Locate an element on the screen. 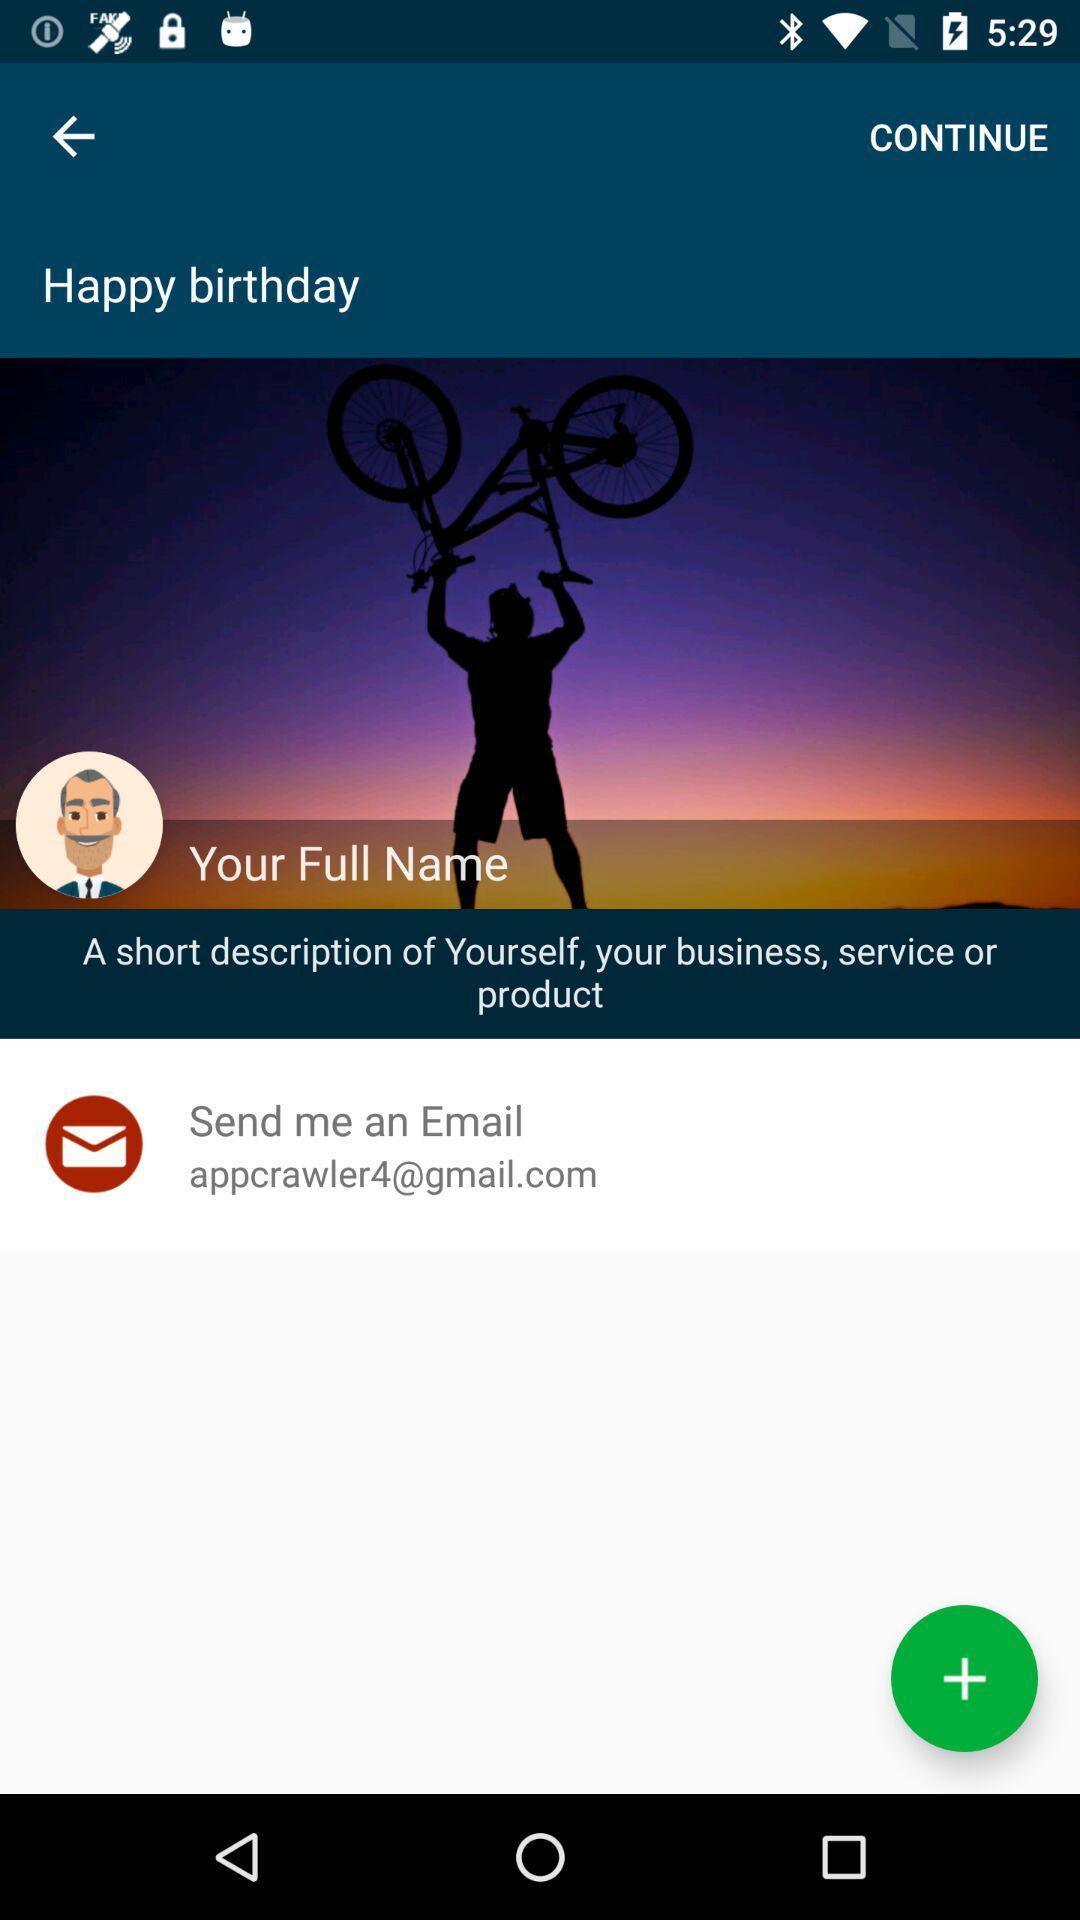 The height and width of the screenshot is (1920, 1080). icon below the appcrawler4@gmail.com icon is located at coordinates (963, 1678).